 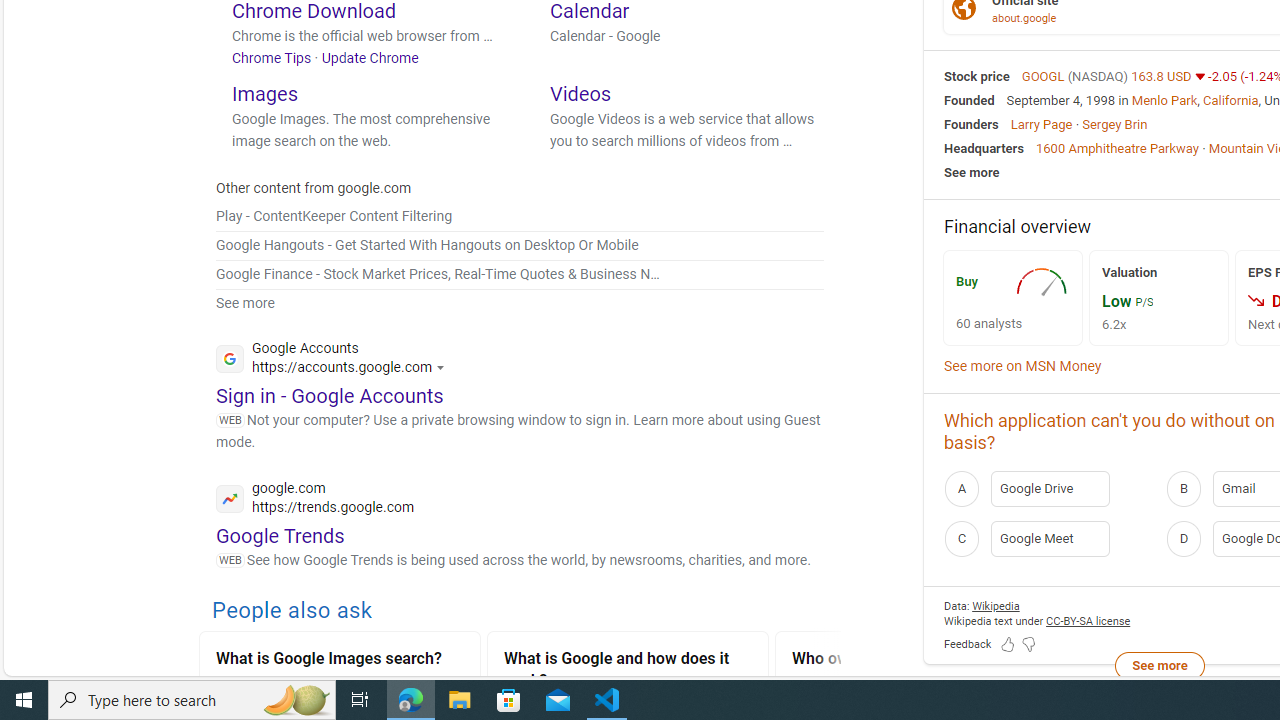 I want to click on 'AutomationID: recImg', so click(x=1042, y=281).